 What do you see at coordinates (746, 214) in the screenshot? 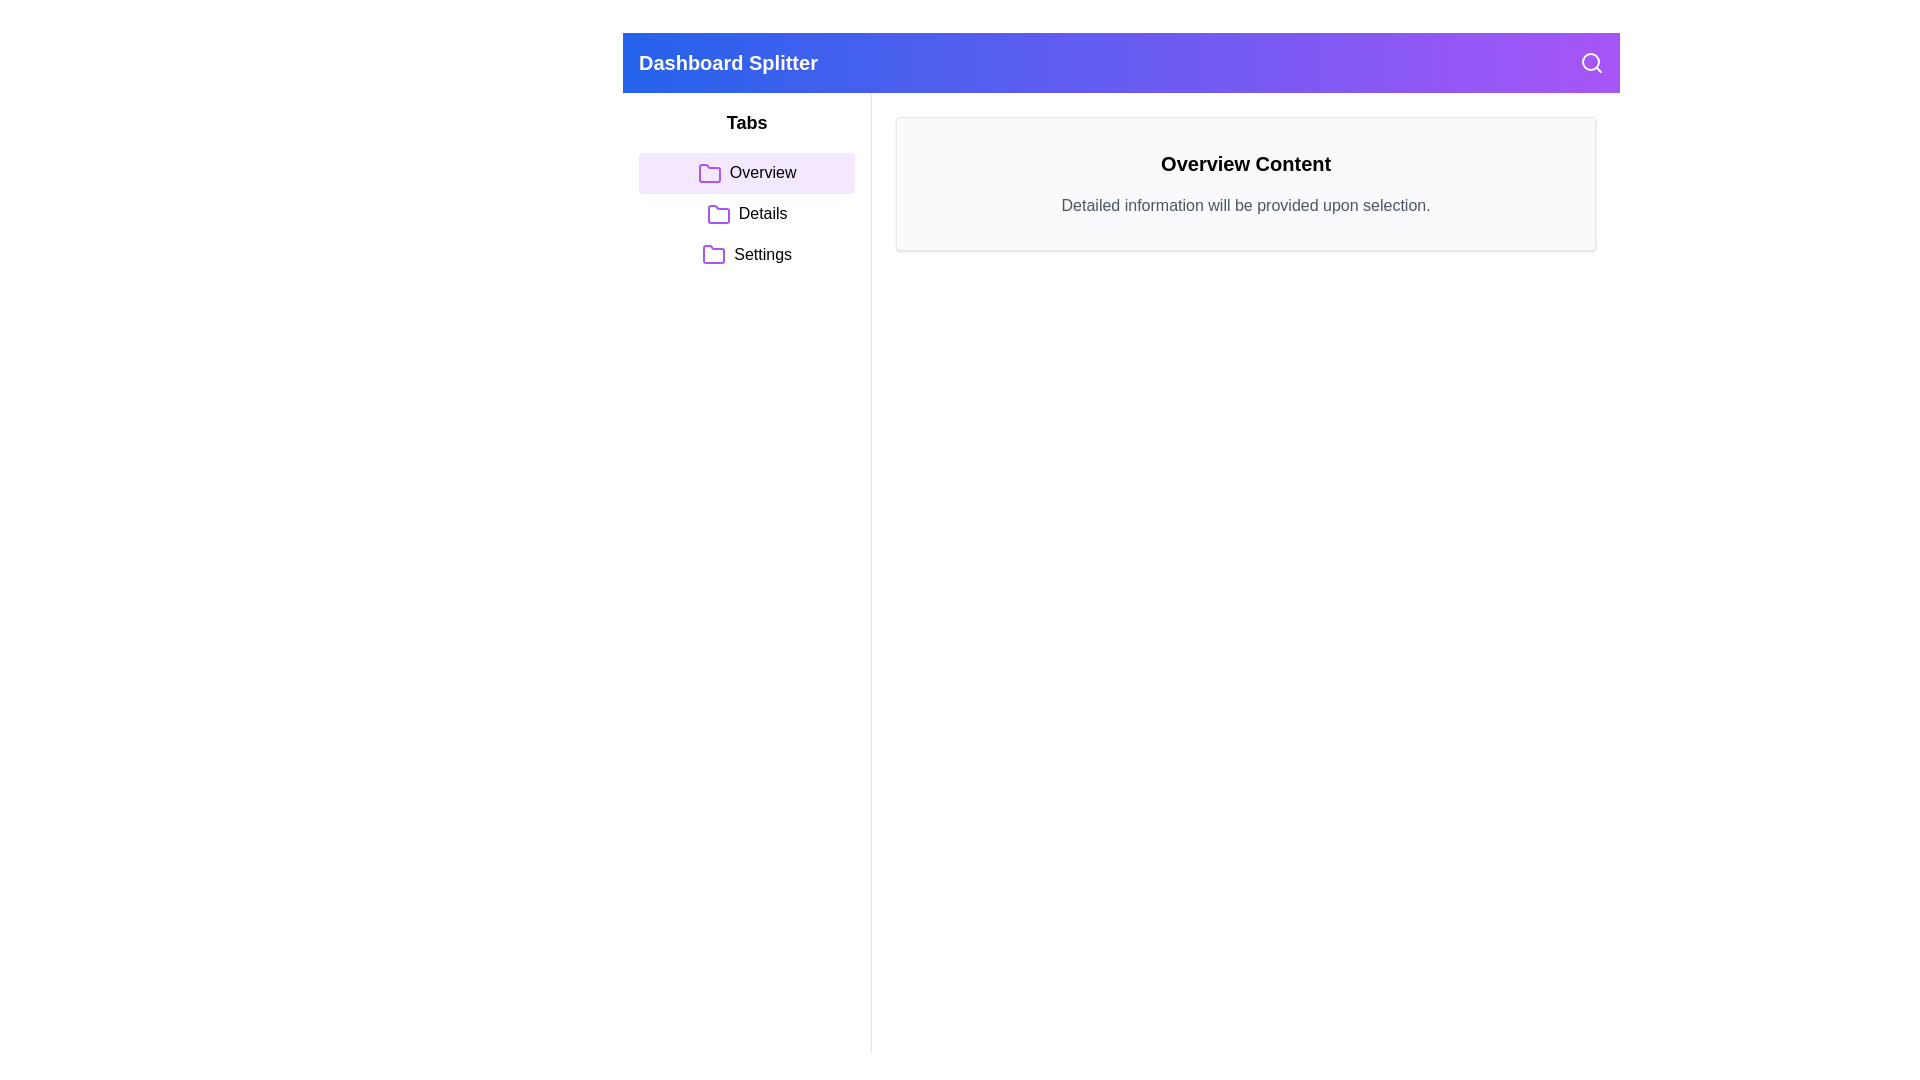
I see `the 'Overview' item in the Navigation Menu which is currently selected and has a purple background` at bounding box center [746, 214].